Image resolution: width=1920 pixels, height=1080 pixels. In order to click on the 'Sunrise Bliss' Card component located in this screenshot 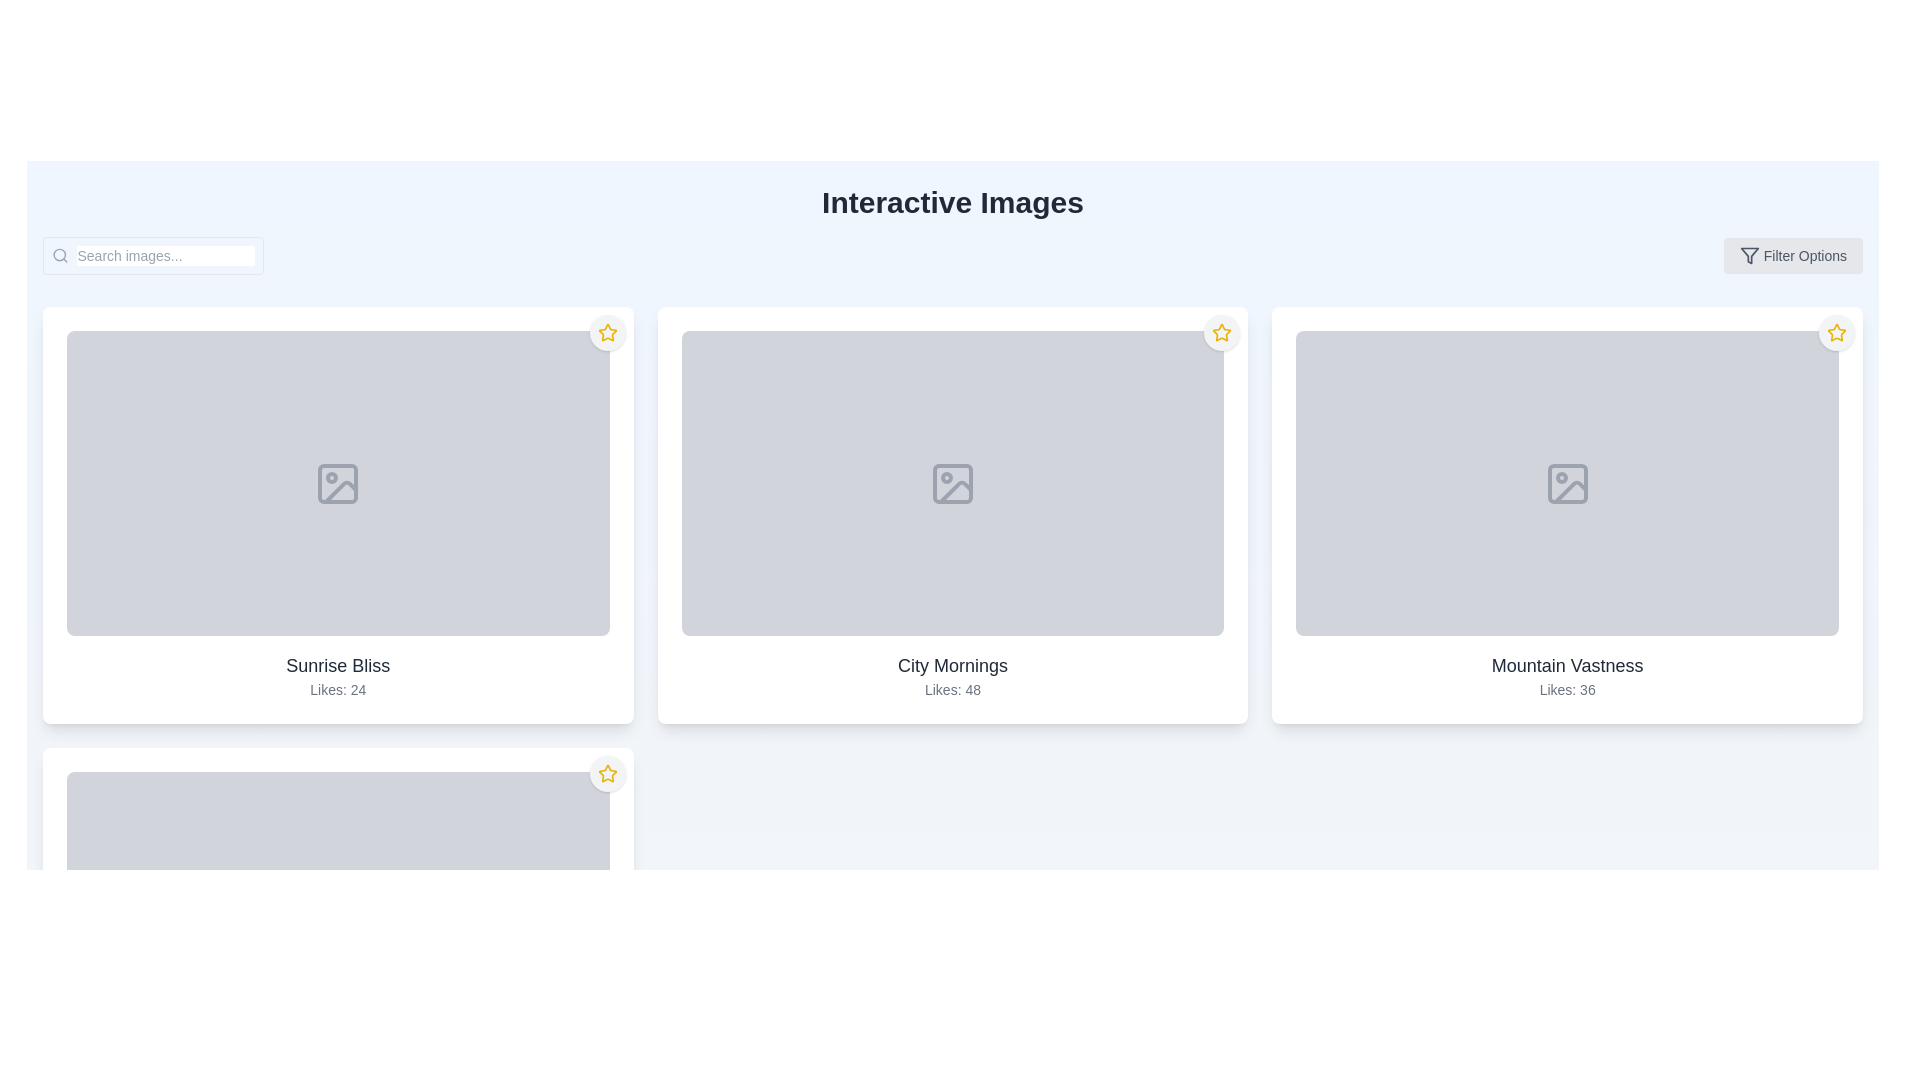, I will do `click(338, 514)`.